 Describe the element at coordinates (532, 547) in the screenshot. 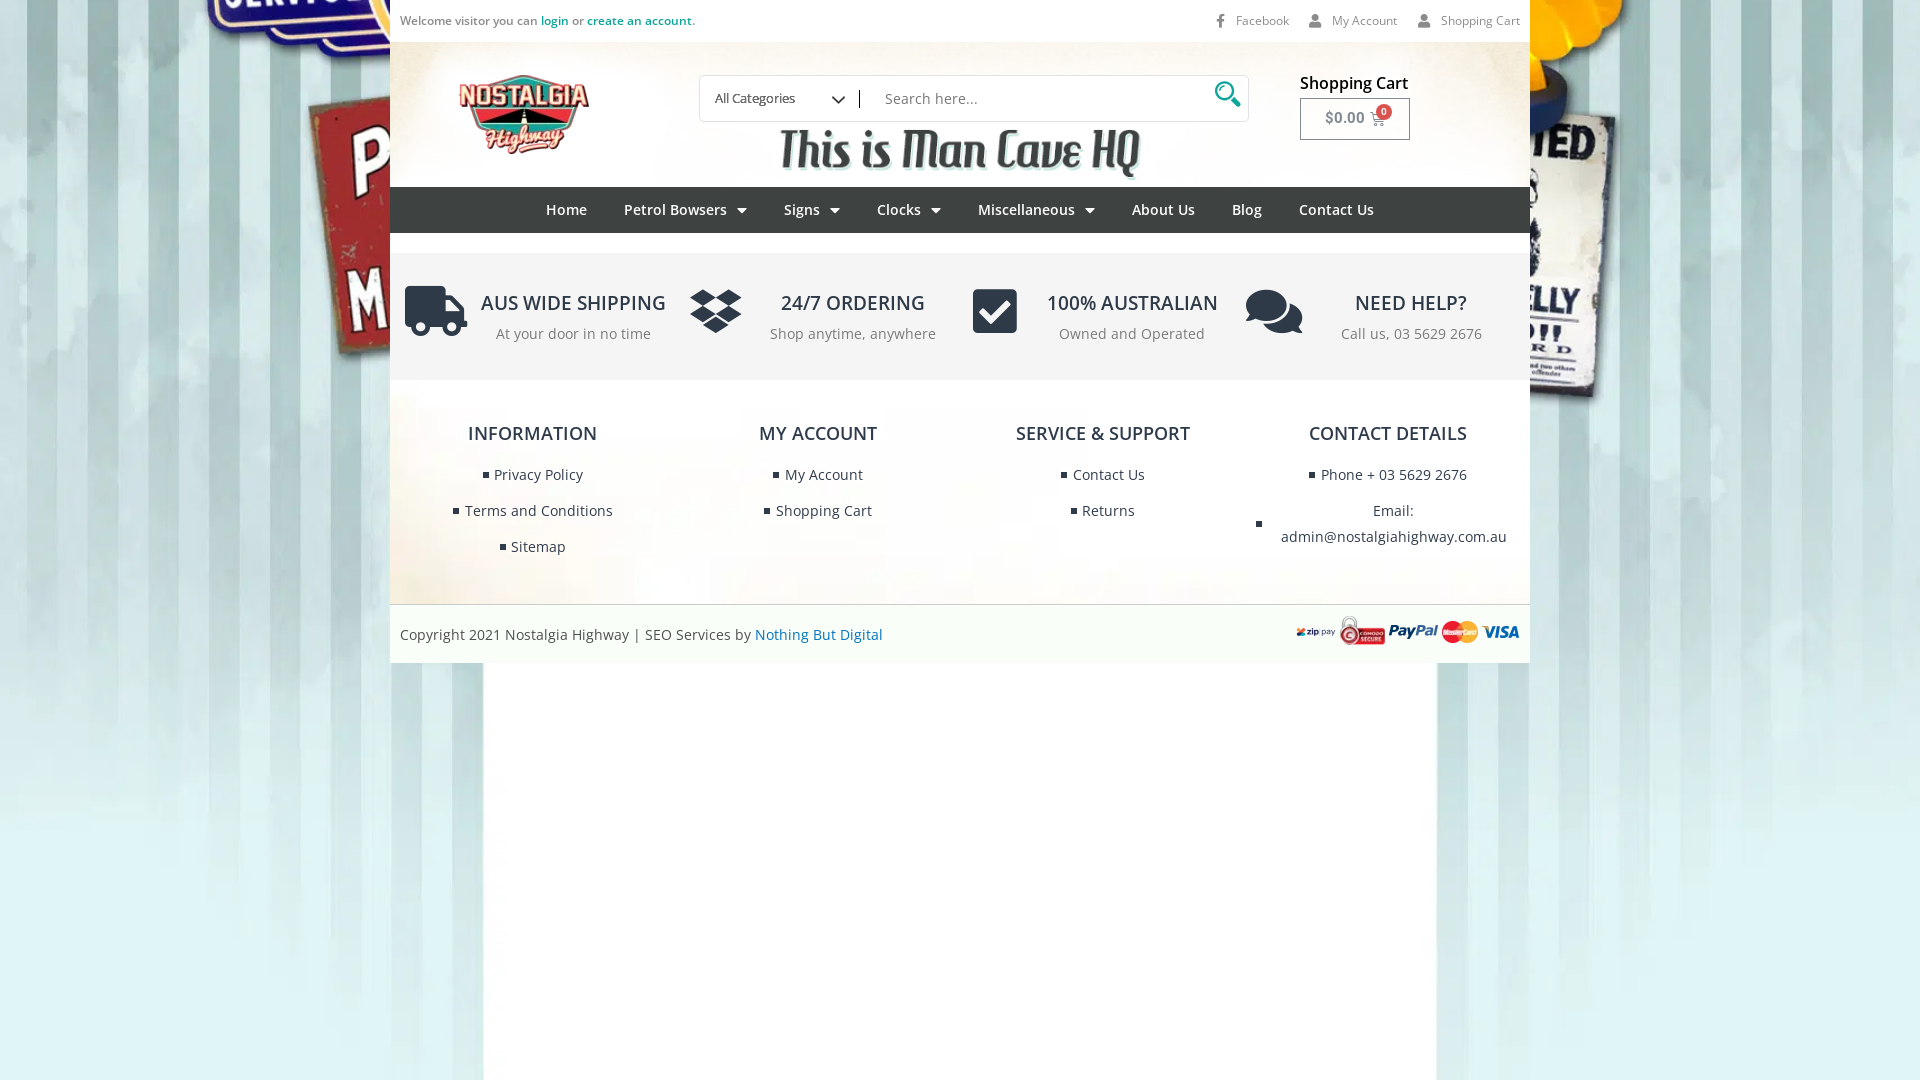

I see `'Sitemap'` at that location.